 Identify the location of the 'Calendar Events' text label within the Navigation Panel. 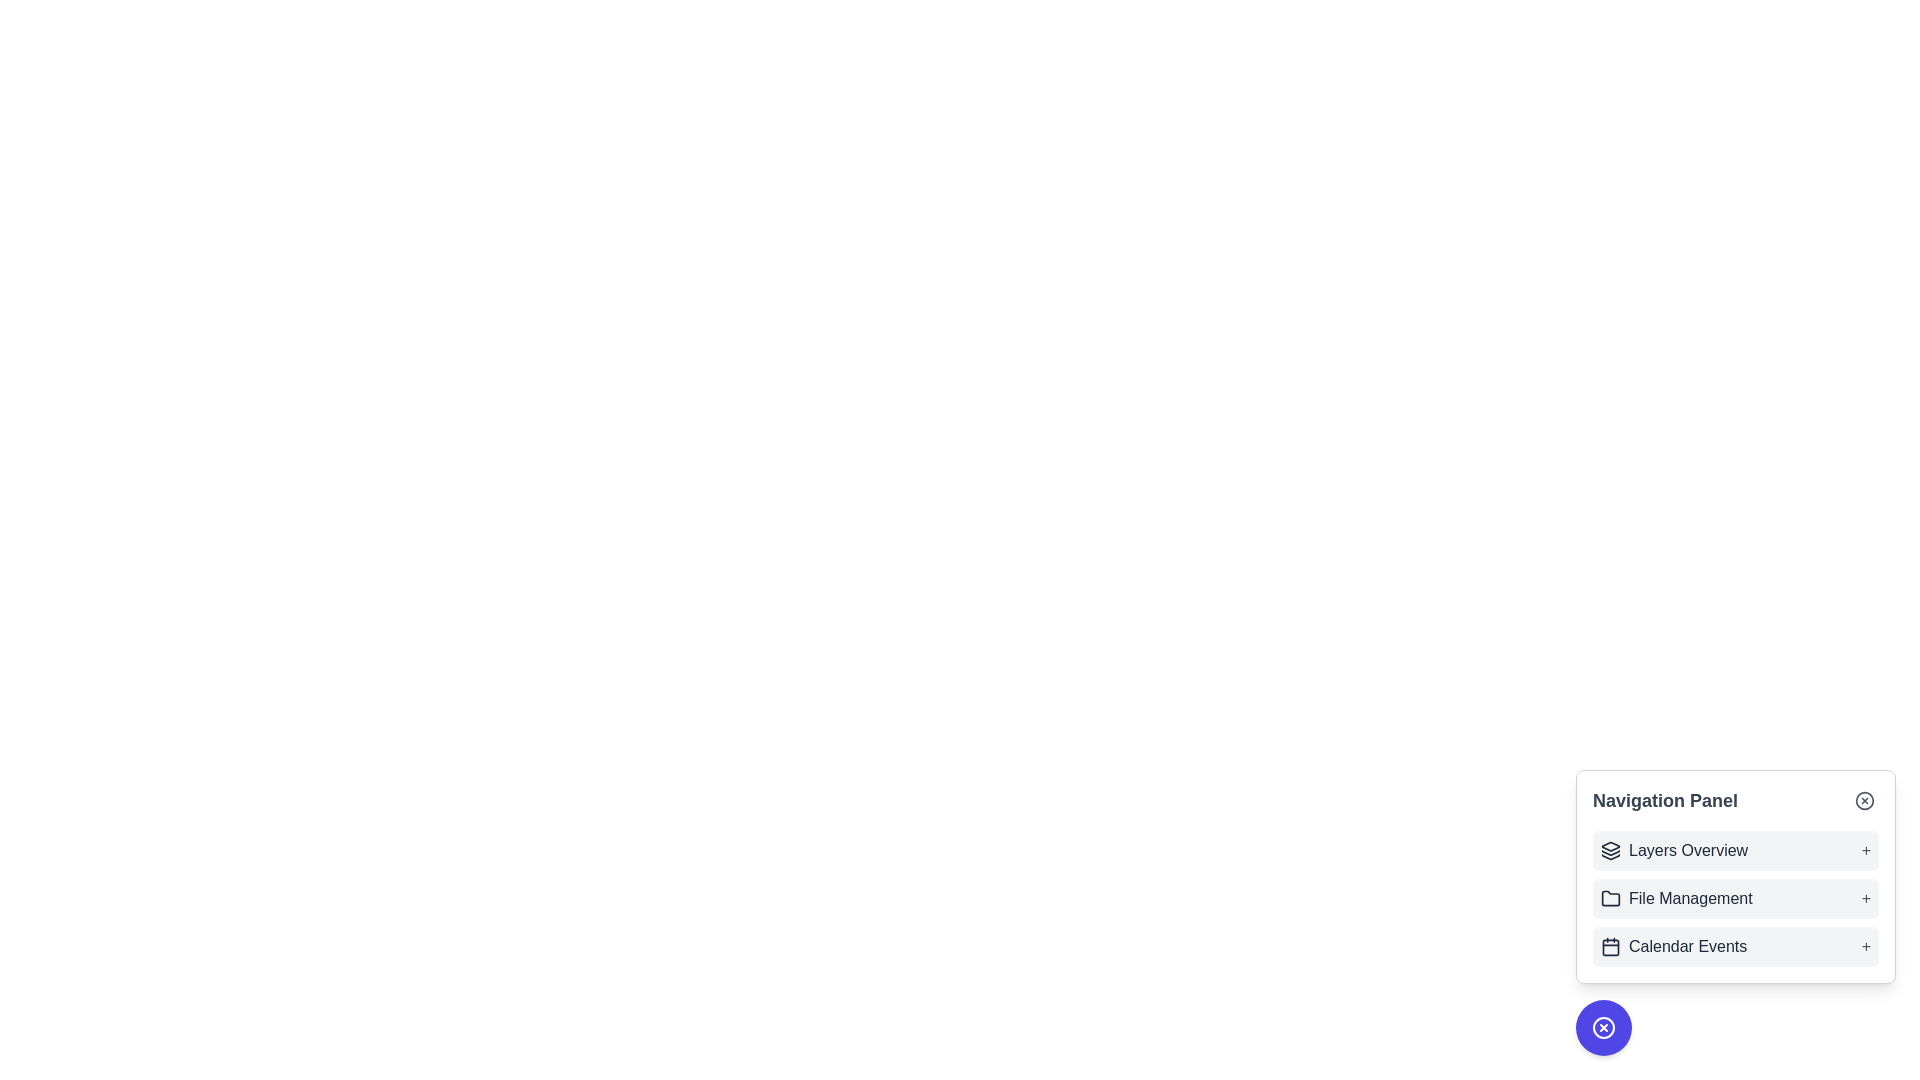
(1687, 946).